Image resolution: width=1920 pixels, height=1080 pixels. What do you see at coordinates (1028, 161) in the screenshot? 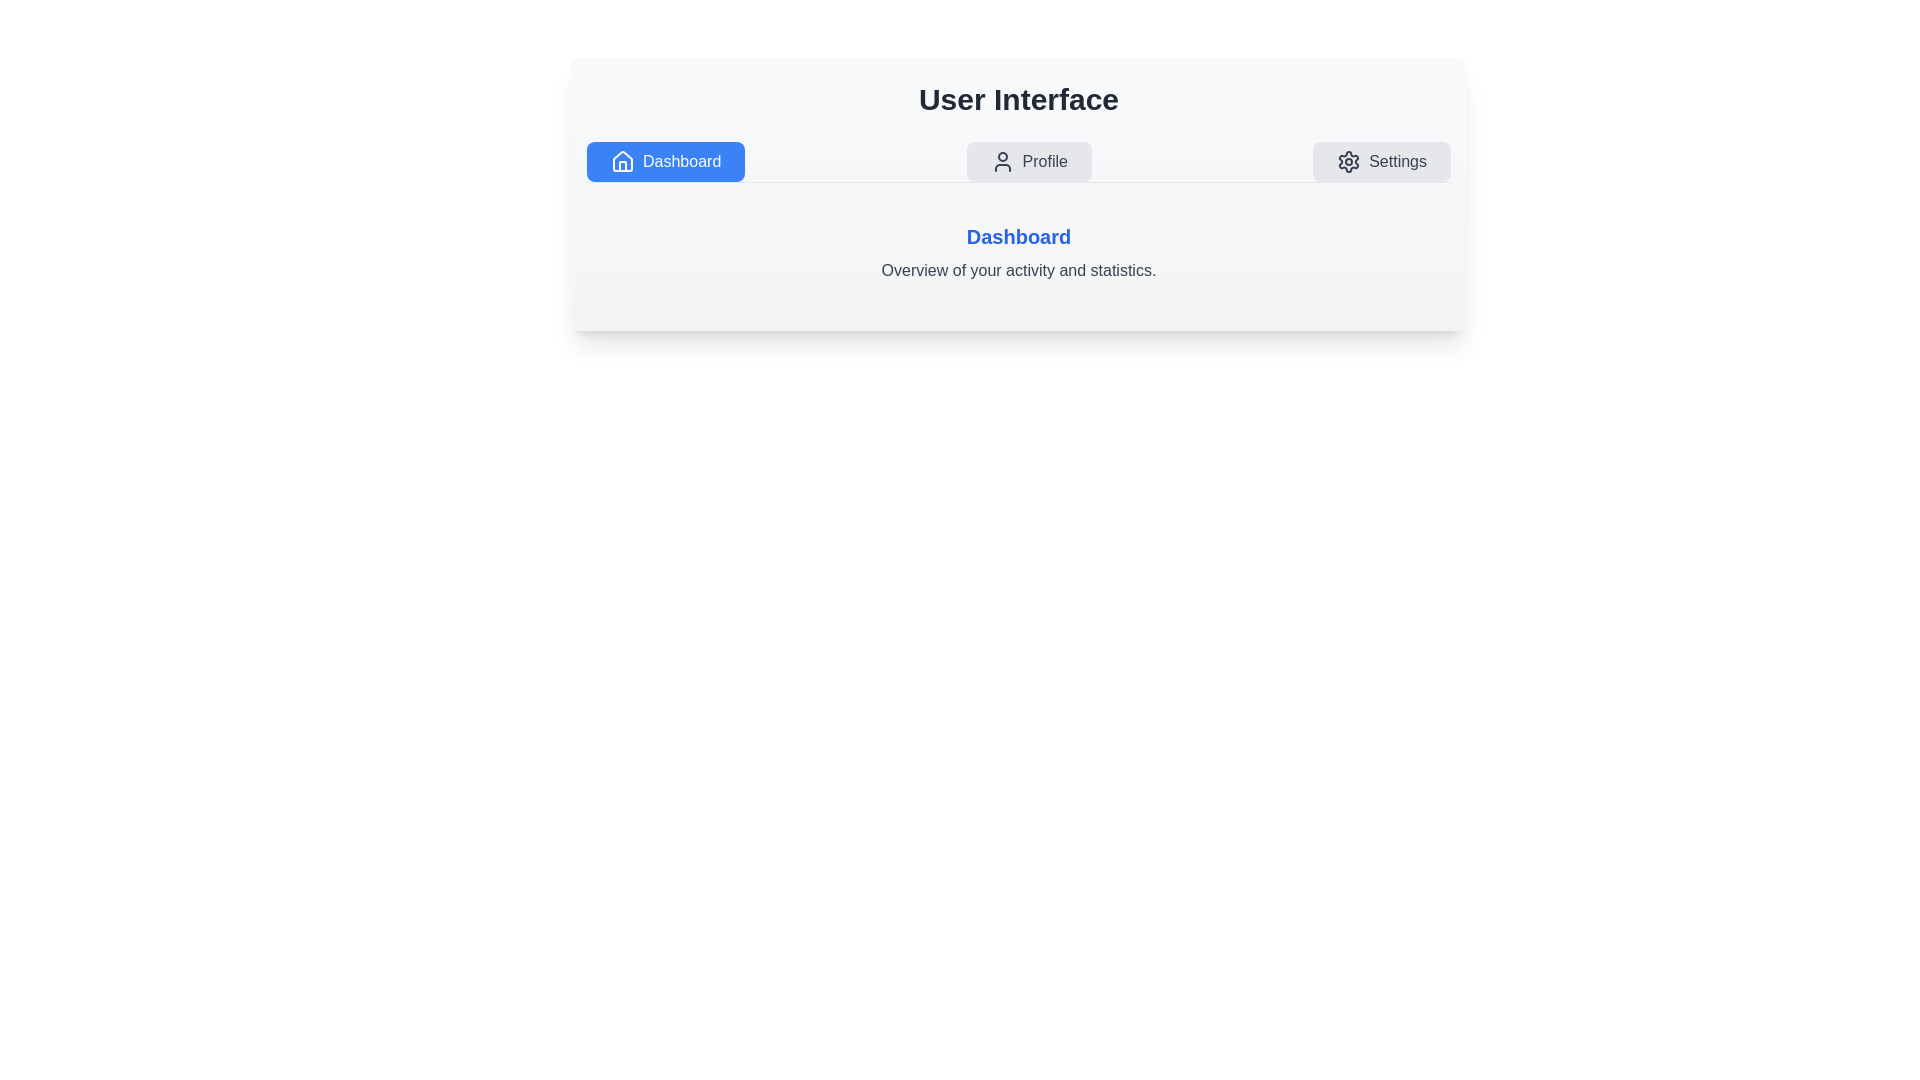
I see `the tab button labeled Profile` at bounding box center [1028, 161].